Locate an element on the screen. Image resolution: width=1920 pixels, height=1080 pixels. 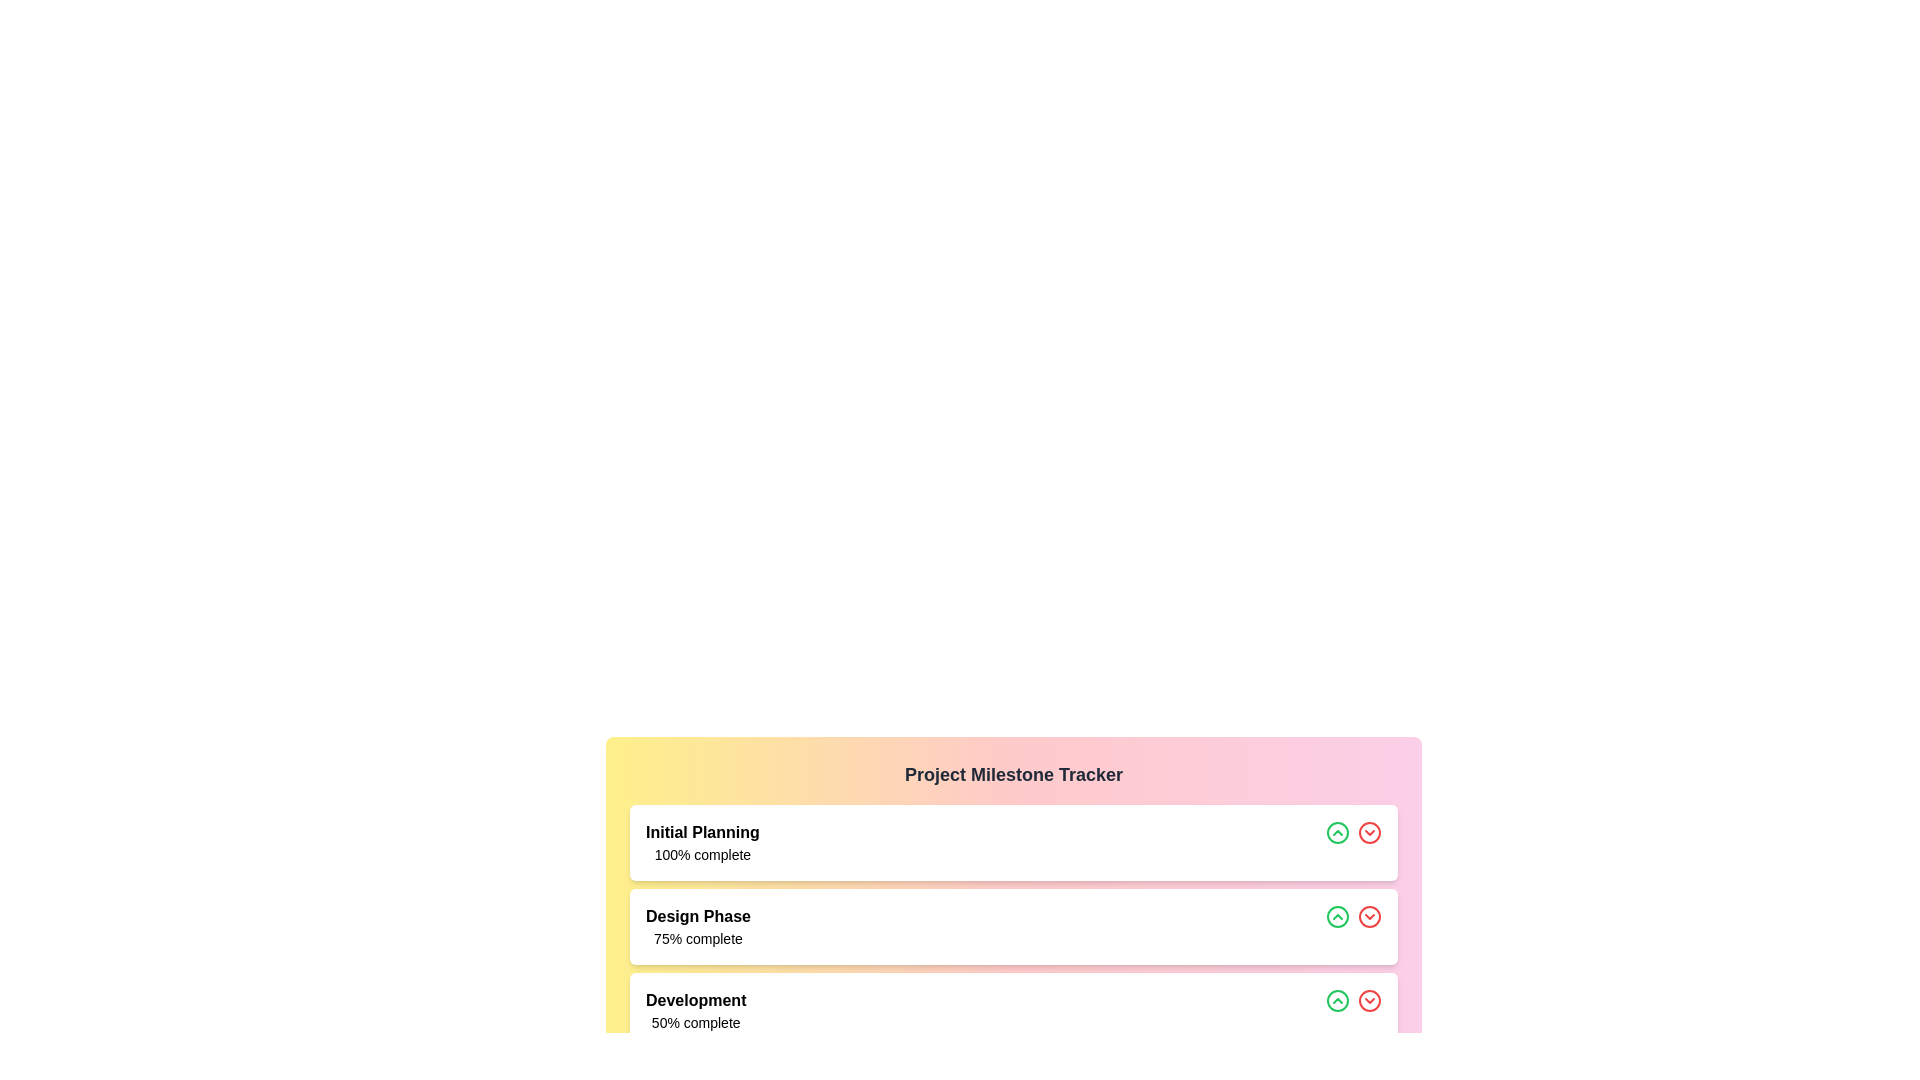
the Circle SVG element located in the third row under 'Development - 50% complete', positioned to the right side of the progress bar area is located at coordinates (1368, 917).